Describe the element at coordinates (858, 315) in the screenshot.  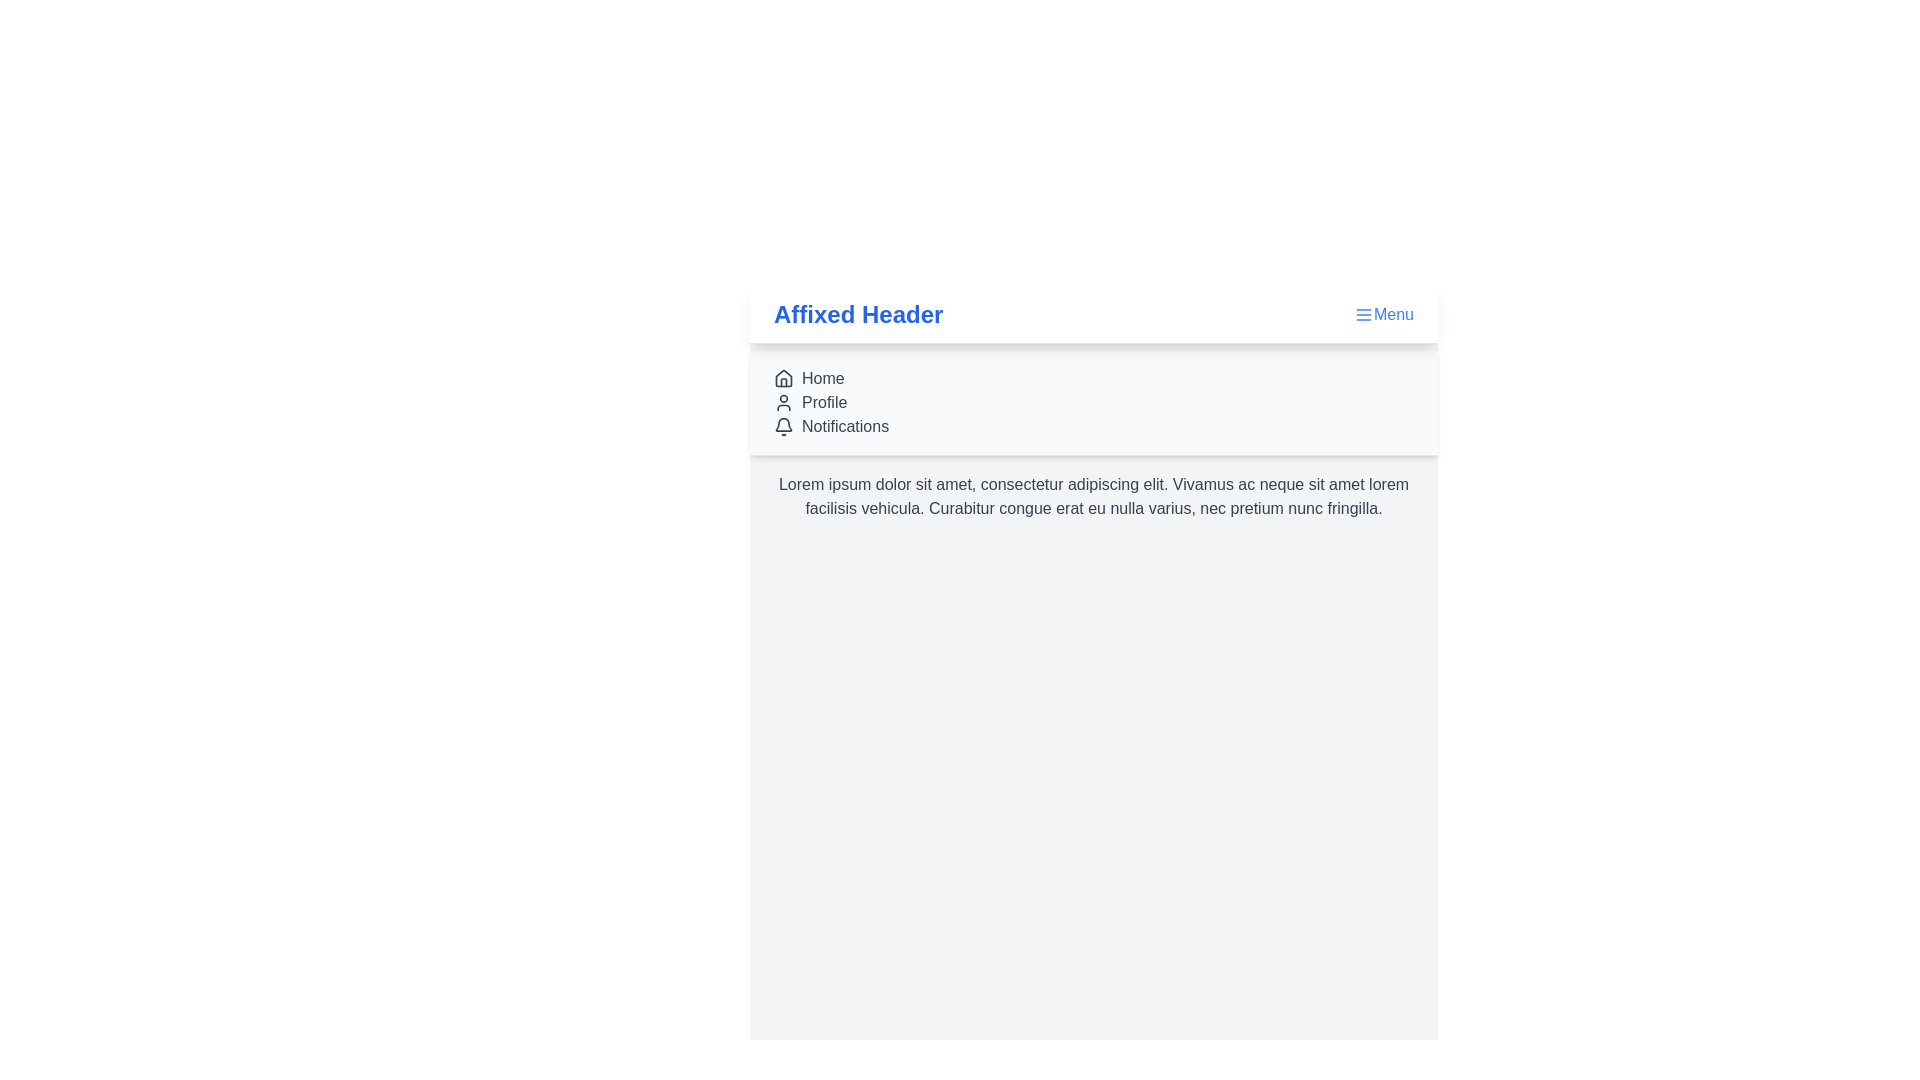
I see `the static text label displaying 'Affixed Header' in a large blue bold font, located in the sticky header area to the left of the 'Menu' element` at that location.